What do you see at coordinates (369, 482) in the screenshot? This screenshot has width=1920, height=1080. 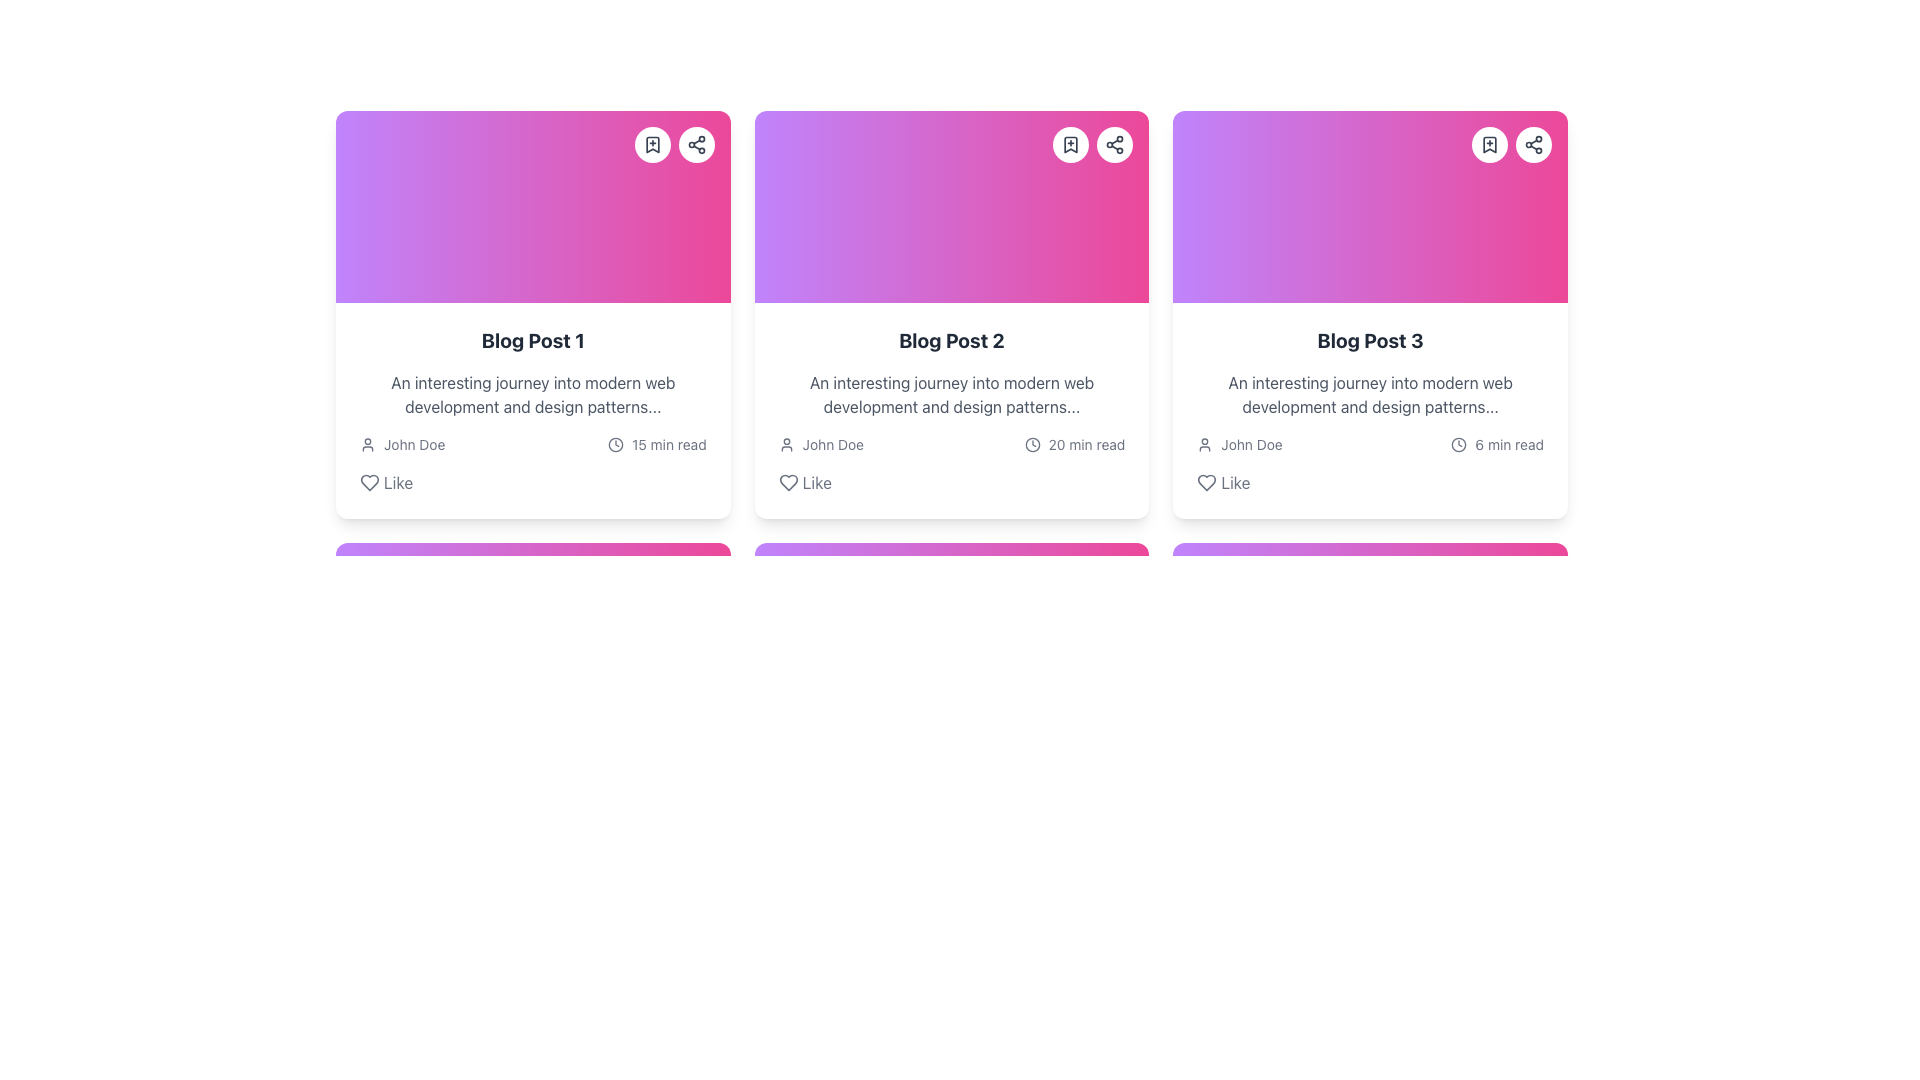 I see `the heart icon located at the bottom left corner of the 'Blog Post 1' card` at bounding box center [369, 482].